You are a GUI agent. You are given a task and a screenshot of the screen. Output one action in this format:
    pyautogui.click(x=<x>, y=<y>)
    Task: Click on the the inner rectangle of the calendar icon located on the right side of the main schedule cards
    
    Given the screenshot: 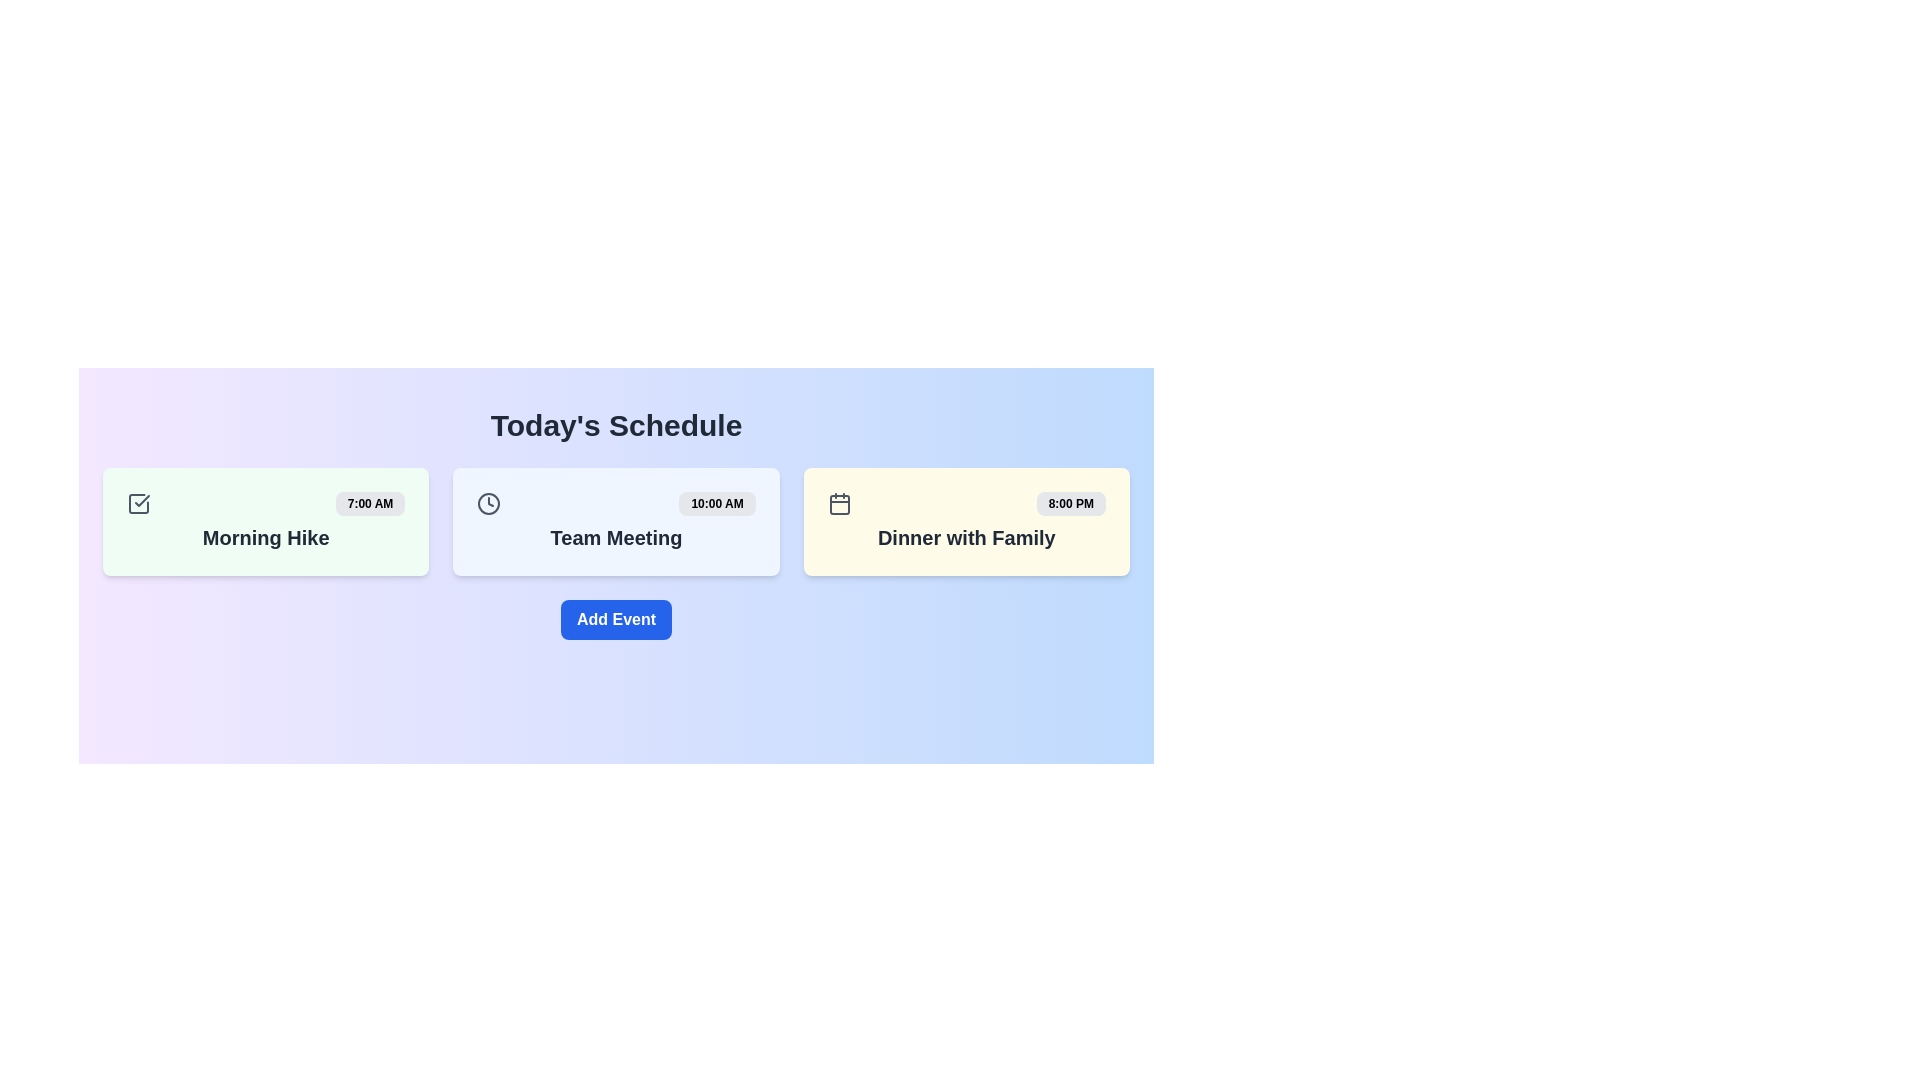 What is the action you would take?
    pyautogui.click(x=839, y=504)
    